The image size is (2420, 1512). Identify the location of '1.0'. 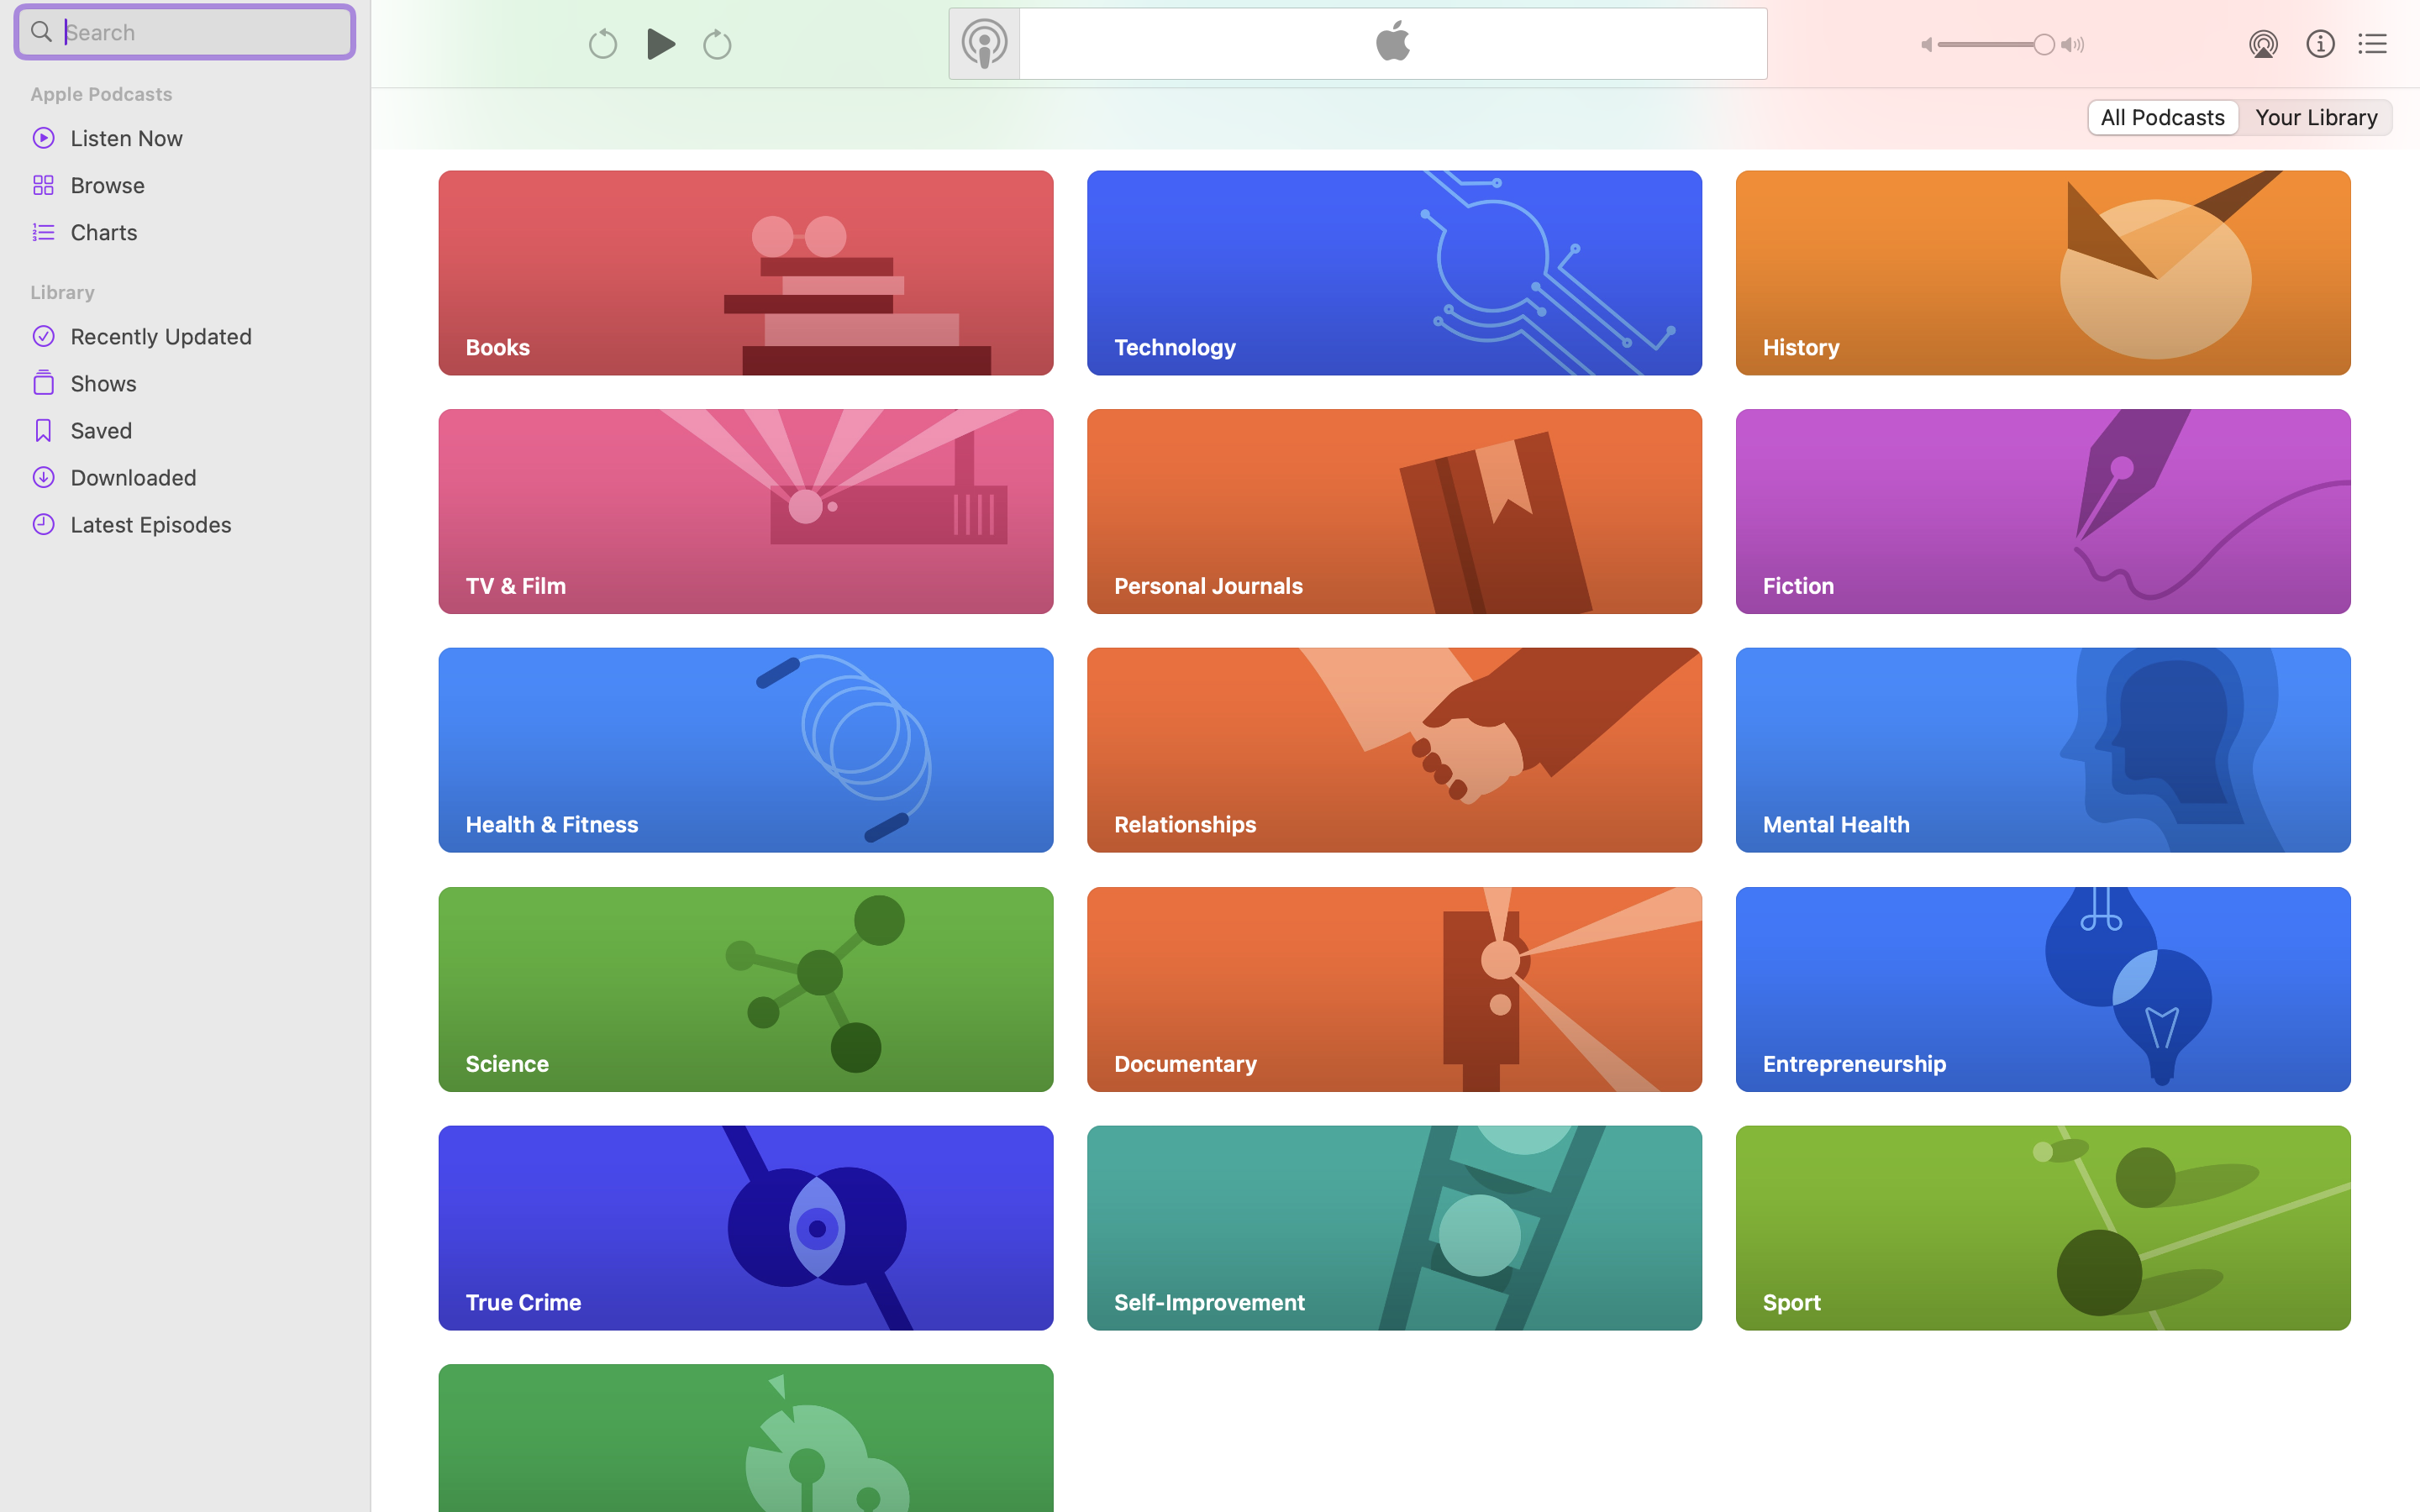
(1996, 44).